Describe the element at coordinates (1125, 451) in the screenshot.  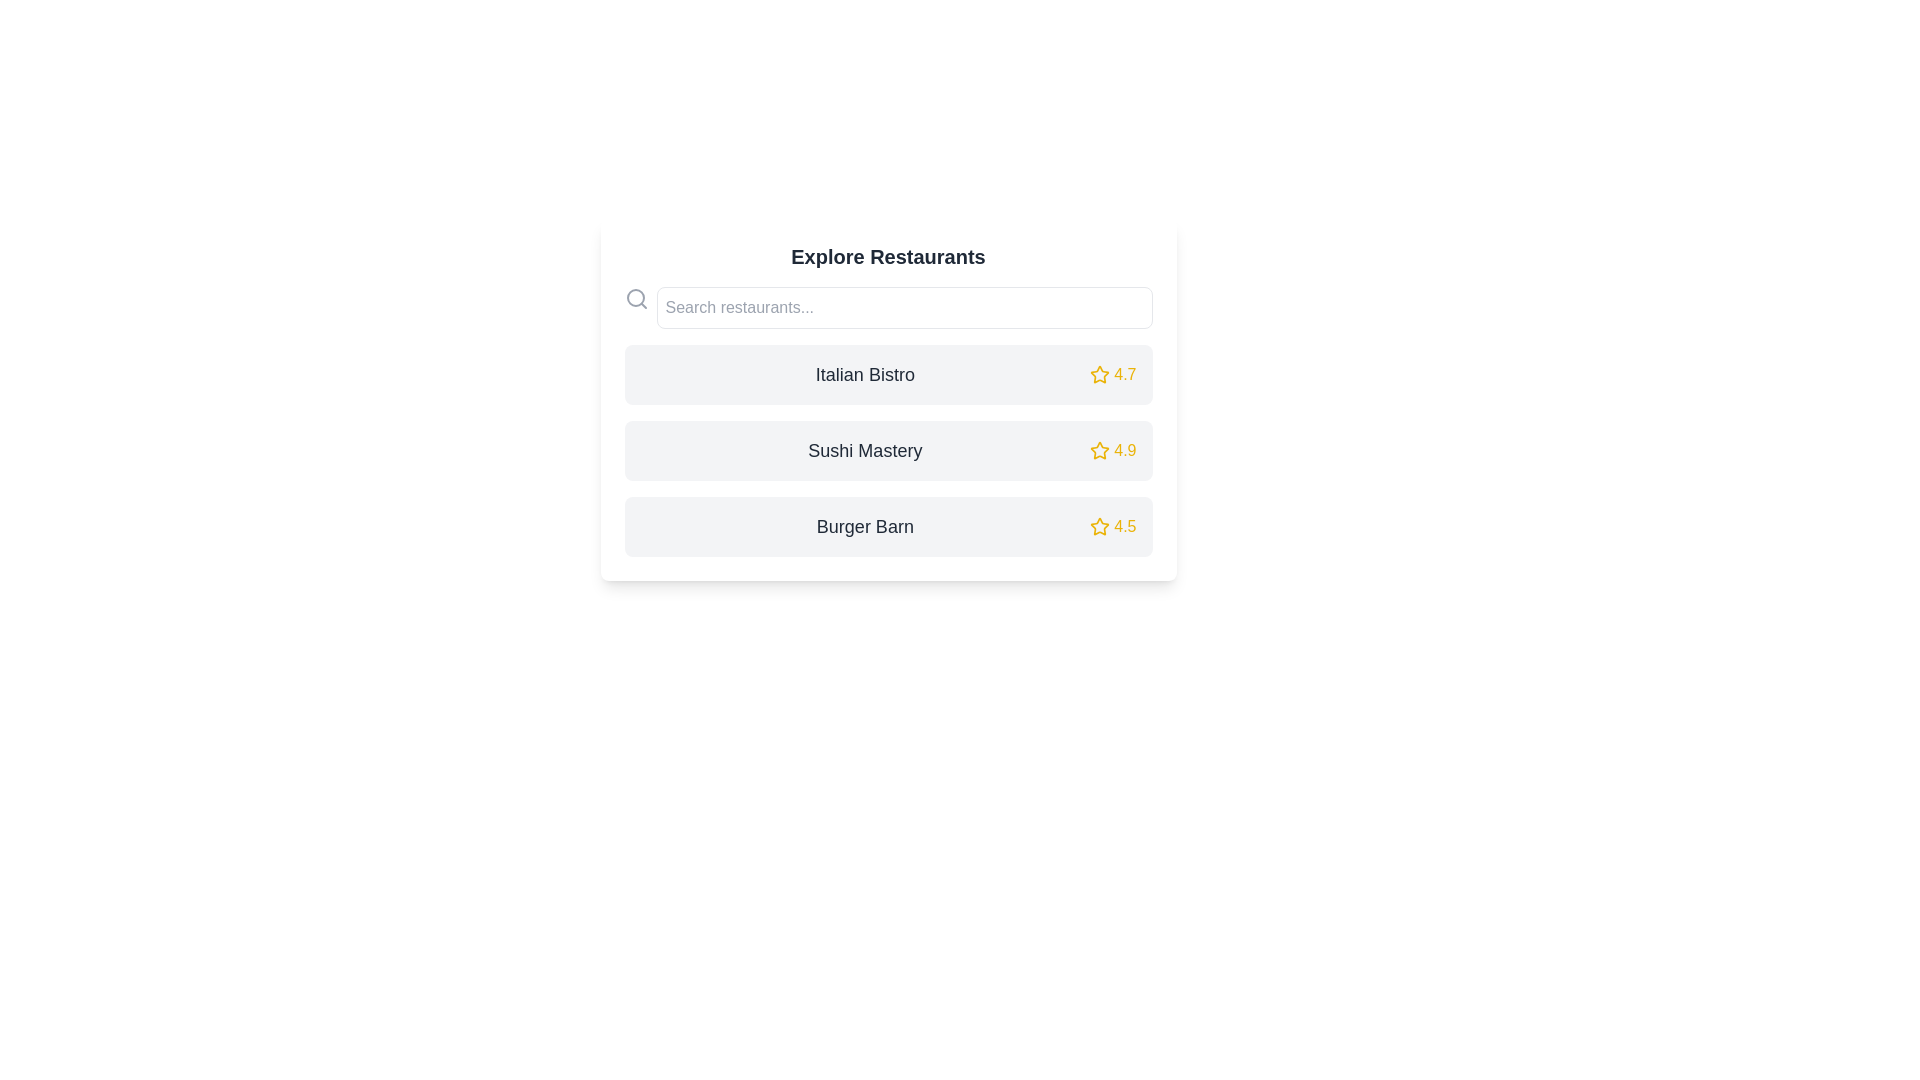
I see `the text label displaying '4.9' in yellow font, which is located next to the star icon in the 'Sushi Mastery' list item under 'Explore Restaurants'` at that location.